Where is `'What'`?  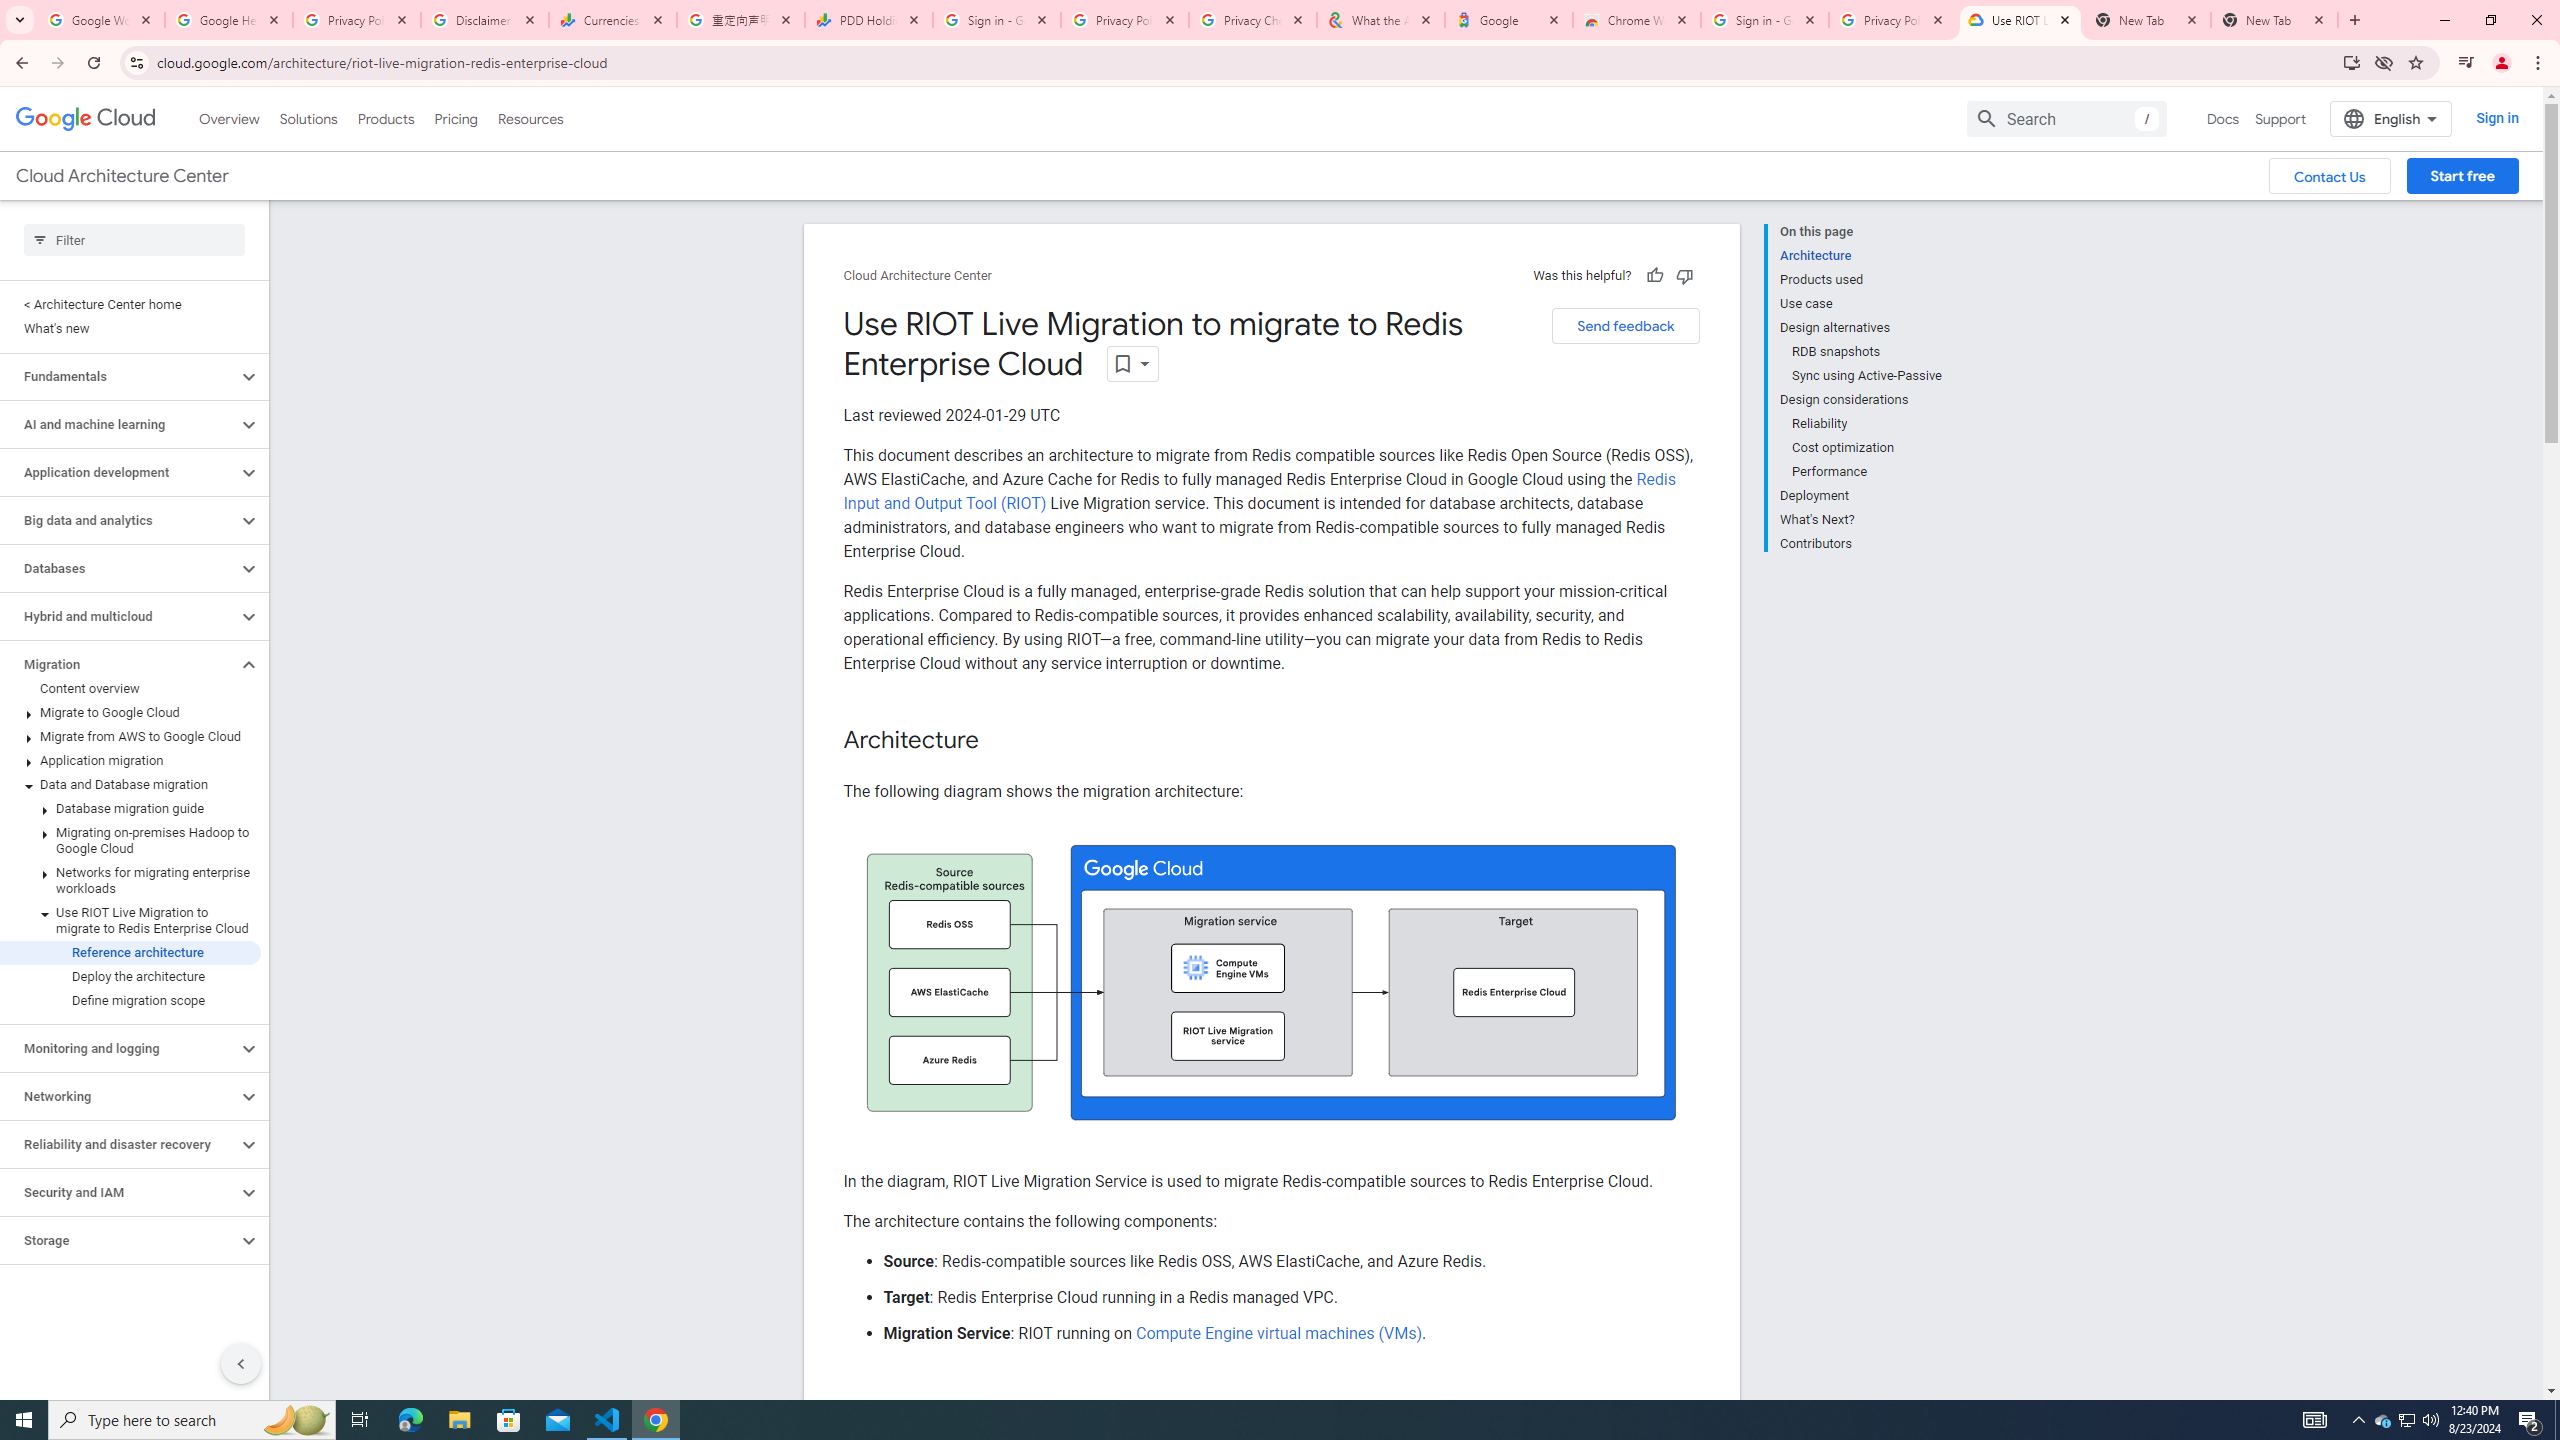
'What' is located at coordinates (130, 329).